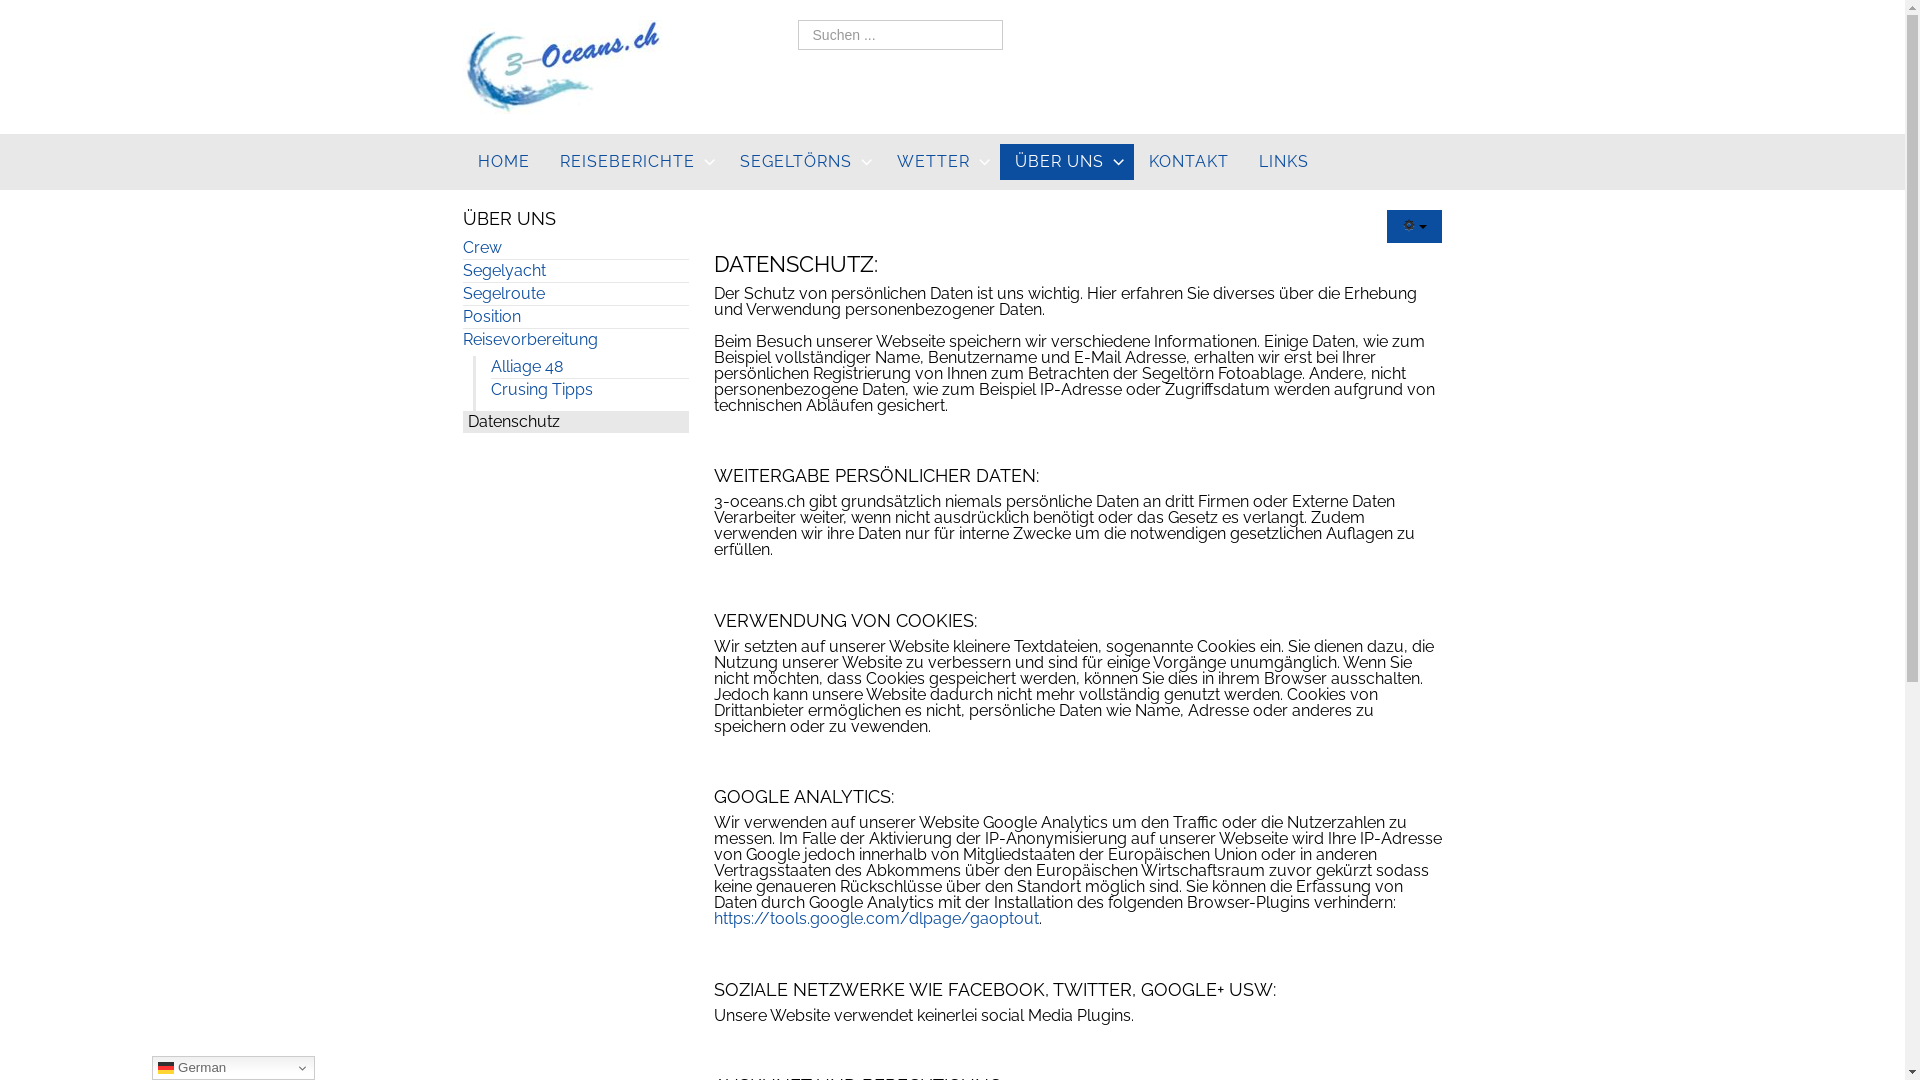 The width and height of the screenshot is (1920, 1080). Describe the element at coordinates (632, 161) in the screenshot. I see `'REISEBERICHTE'` at that location.